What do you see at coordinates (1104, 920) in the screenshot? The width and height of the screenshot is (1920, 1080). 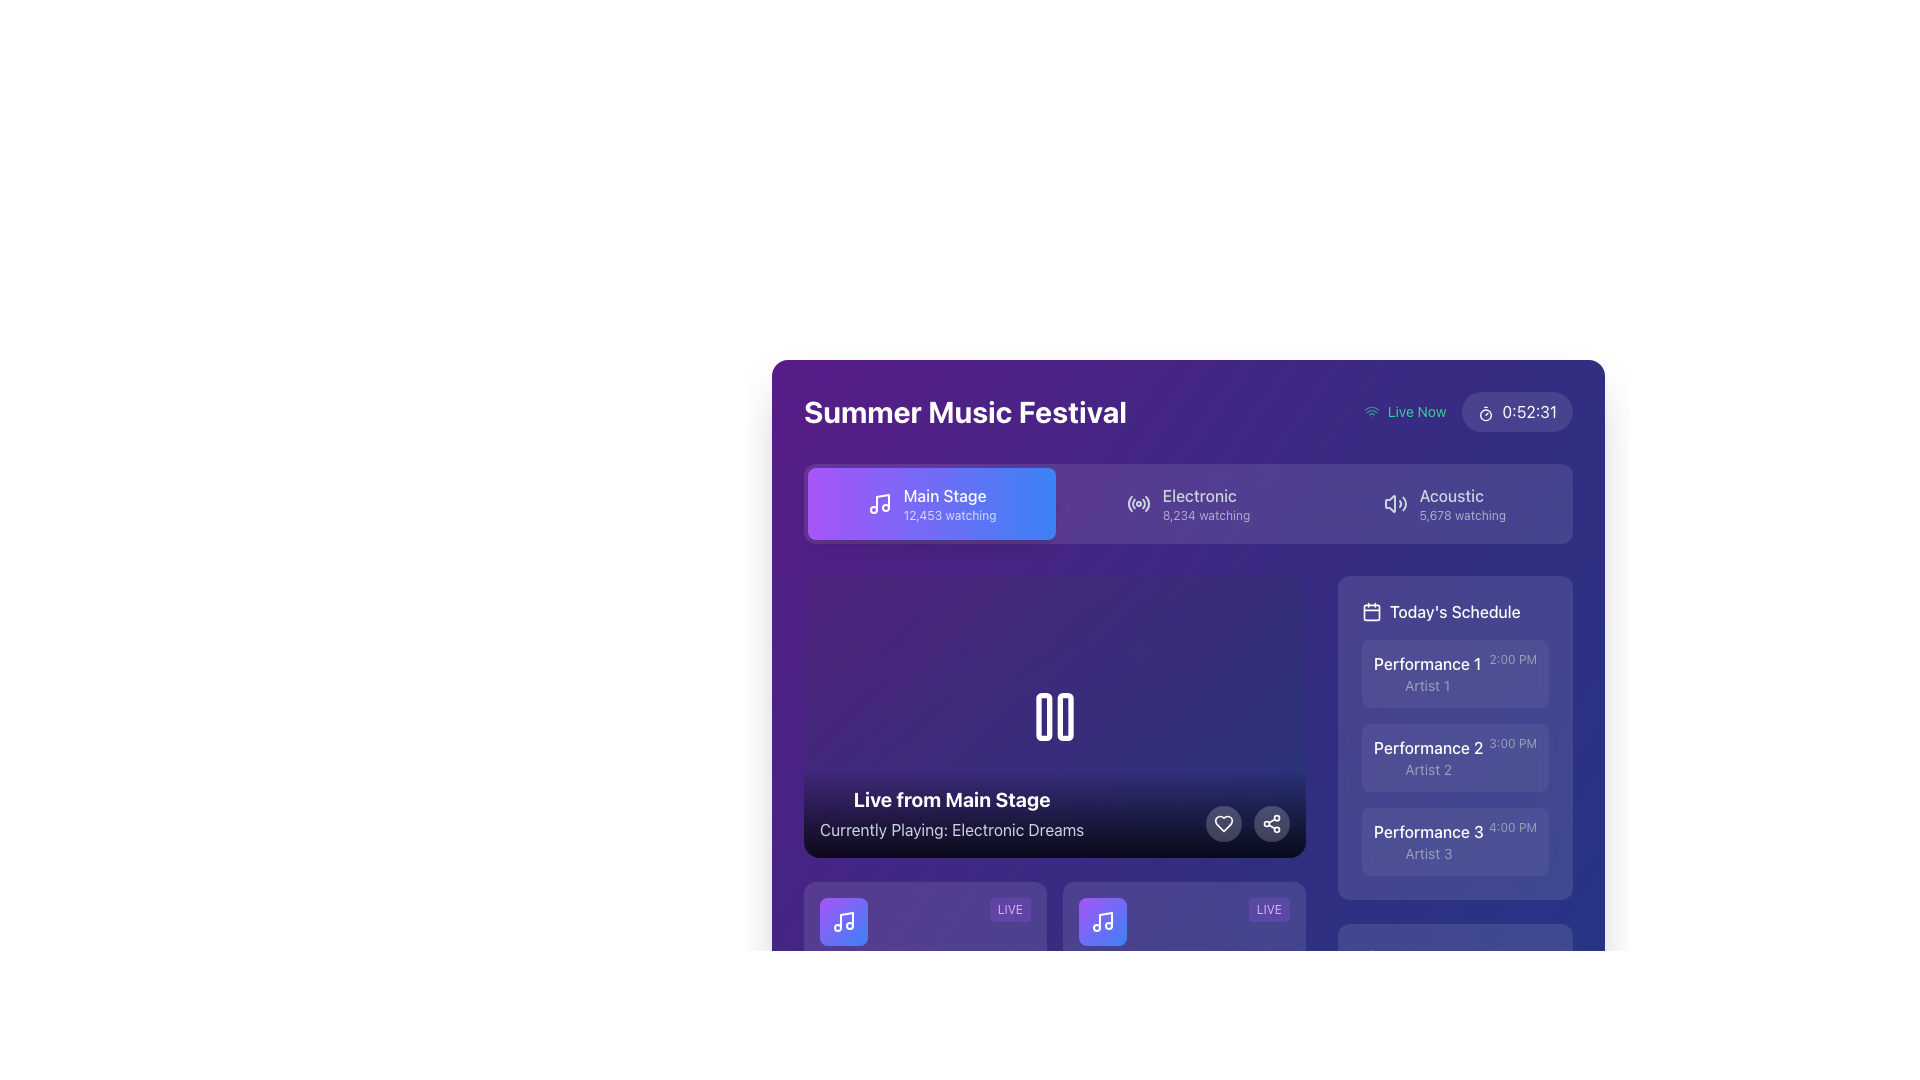 I see `the vertical line segment of the musical note icon, which is located on the right side of the 'Main Stage' button section` at bounding box center [1104, 920].